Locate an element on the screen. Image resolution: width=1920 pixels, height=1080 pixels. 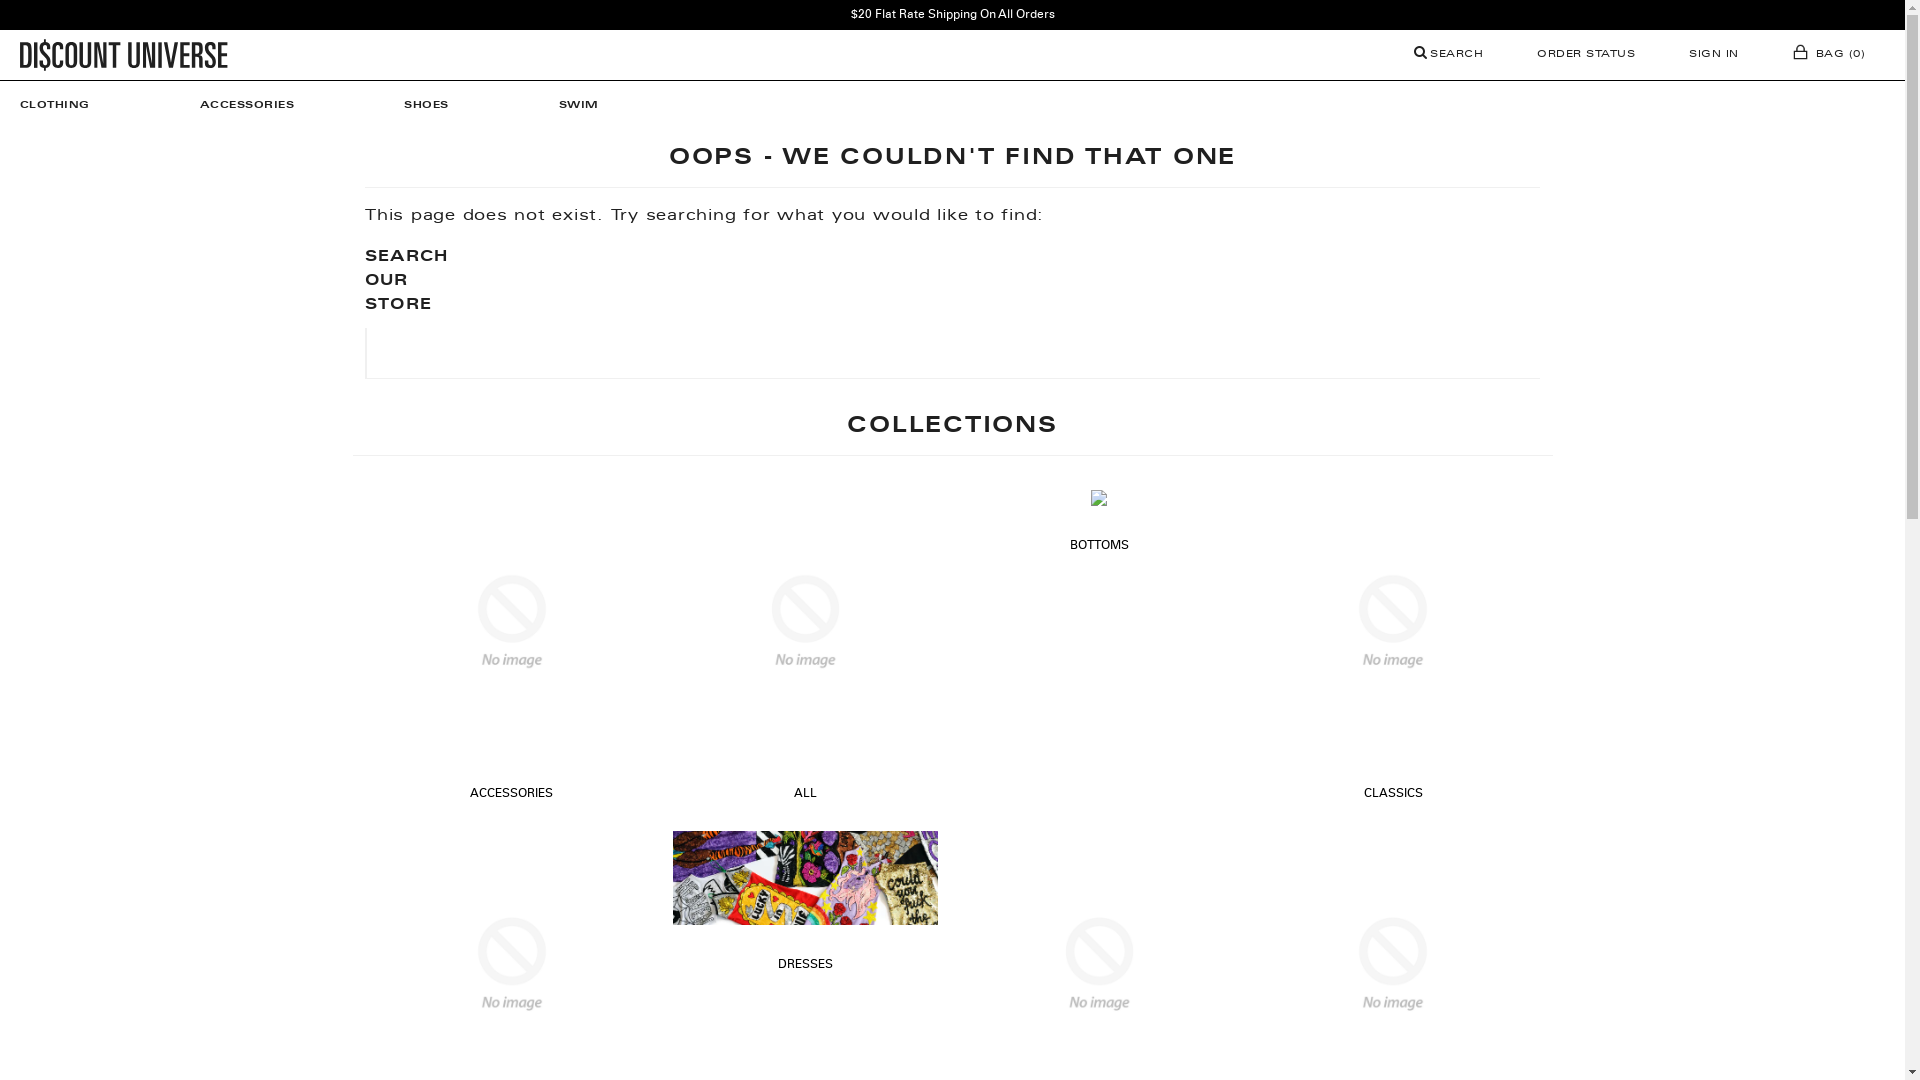
'SIGN IN' is located at coordinates (1669, 53).